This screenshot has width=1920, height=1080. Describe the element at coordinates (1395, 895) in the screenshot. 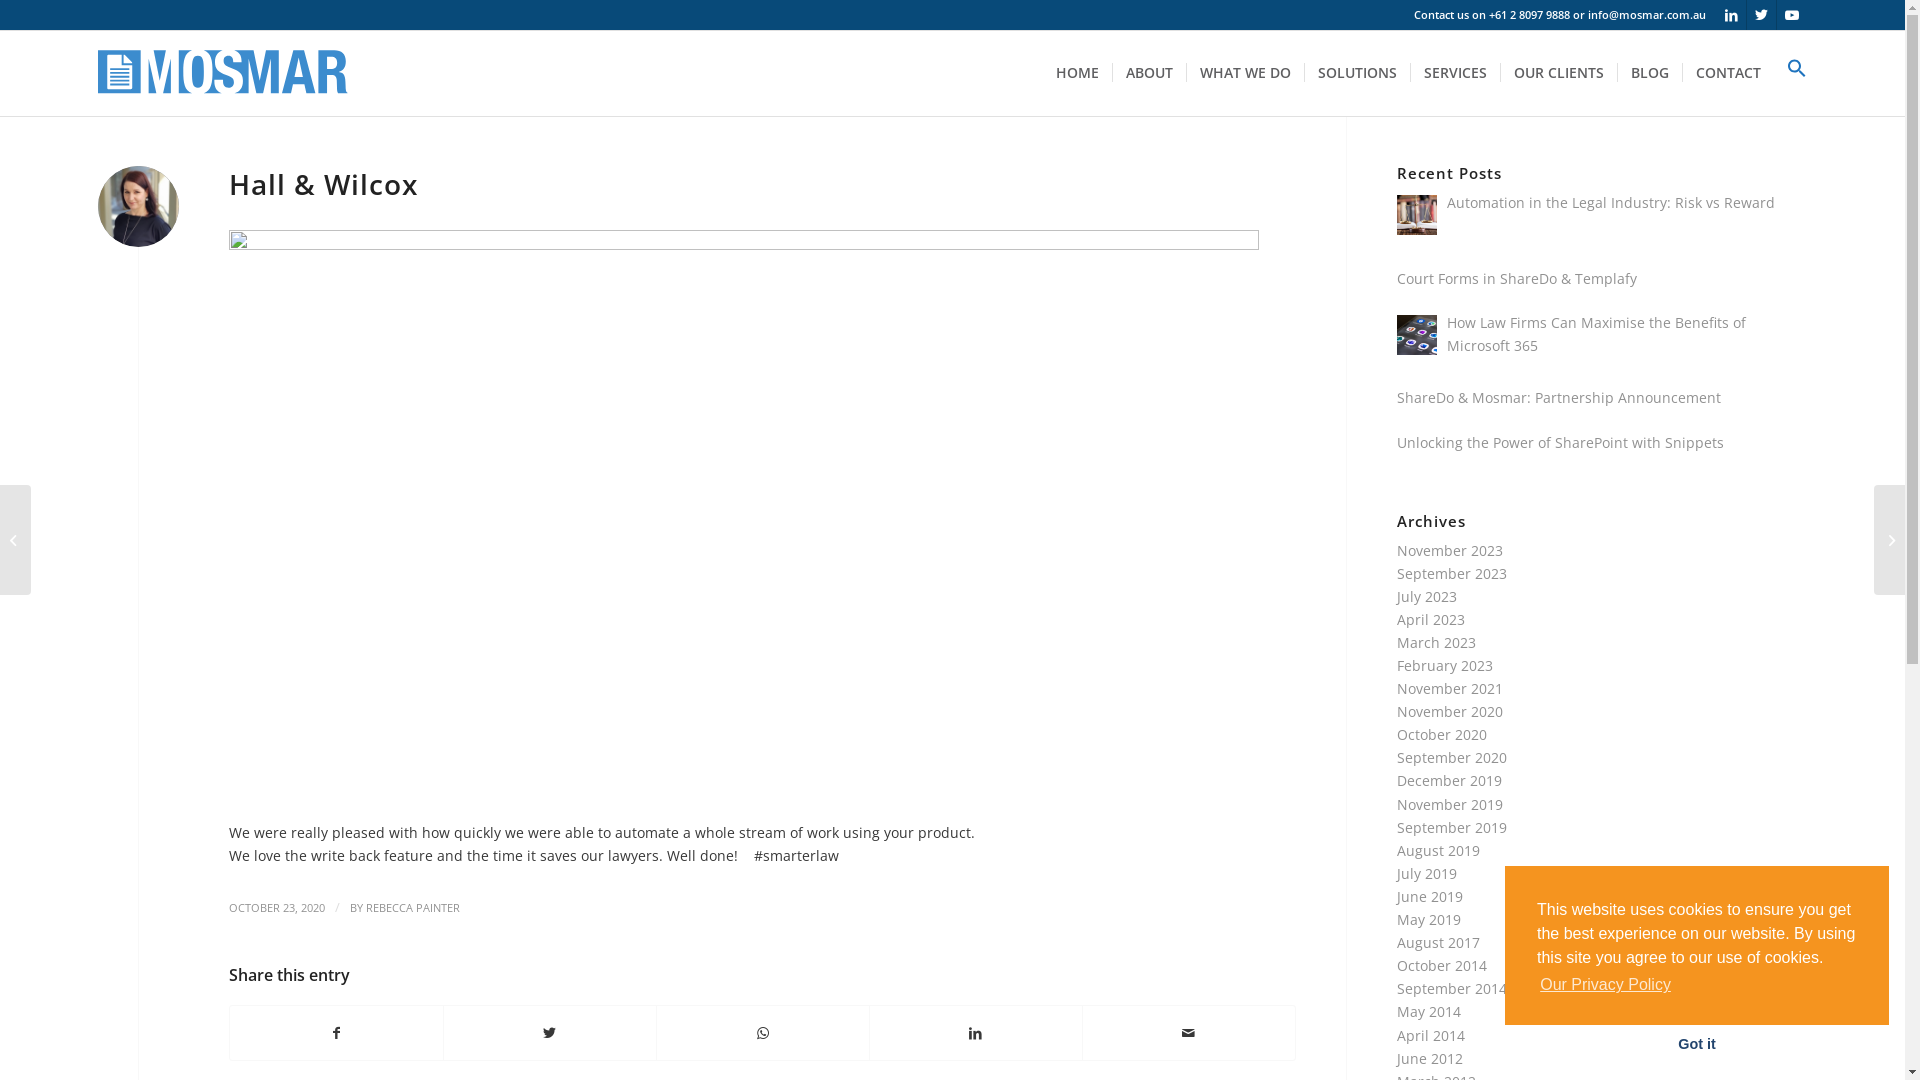

I see `'June 2019'` at that location.